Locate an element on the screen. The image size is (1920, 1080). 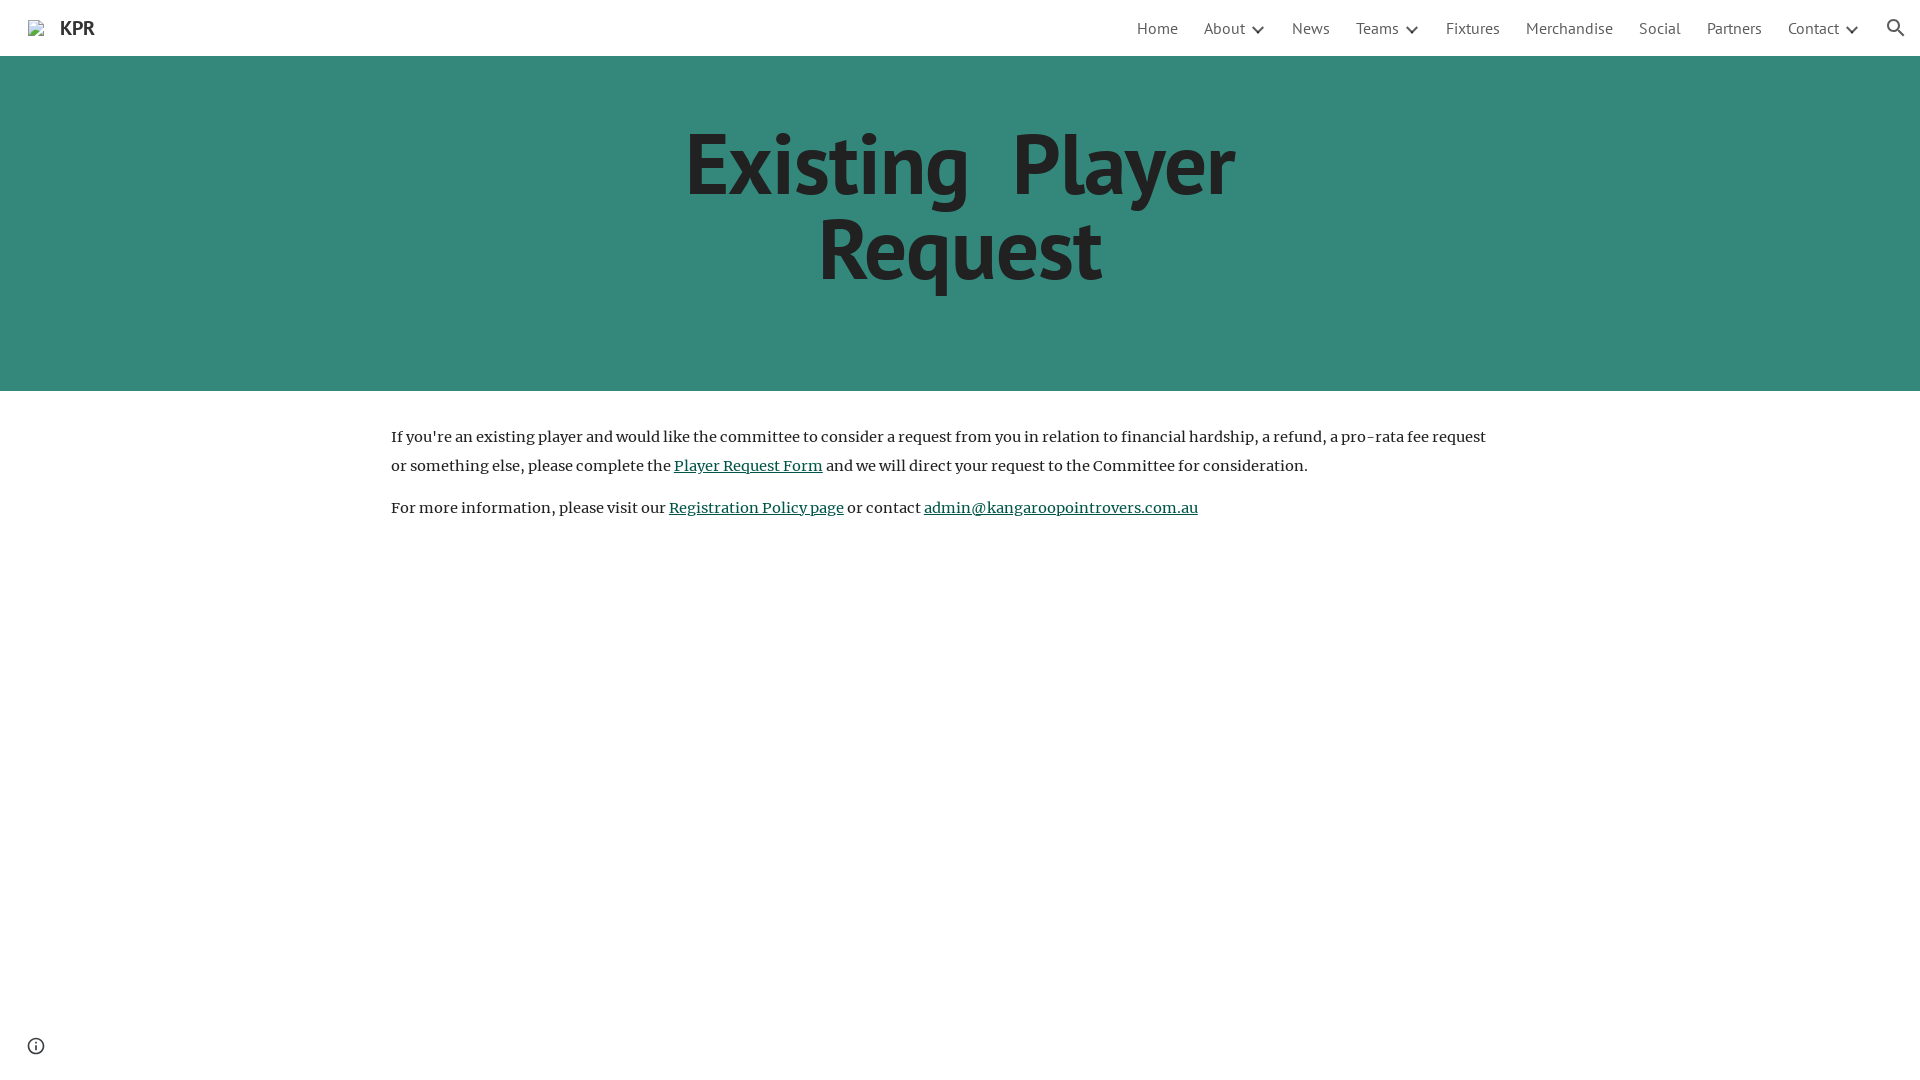
'About' is located at coordinates (1223, 27).